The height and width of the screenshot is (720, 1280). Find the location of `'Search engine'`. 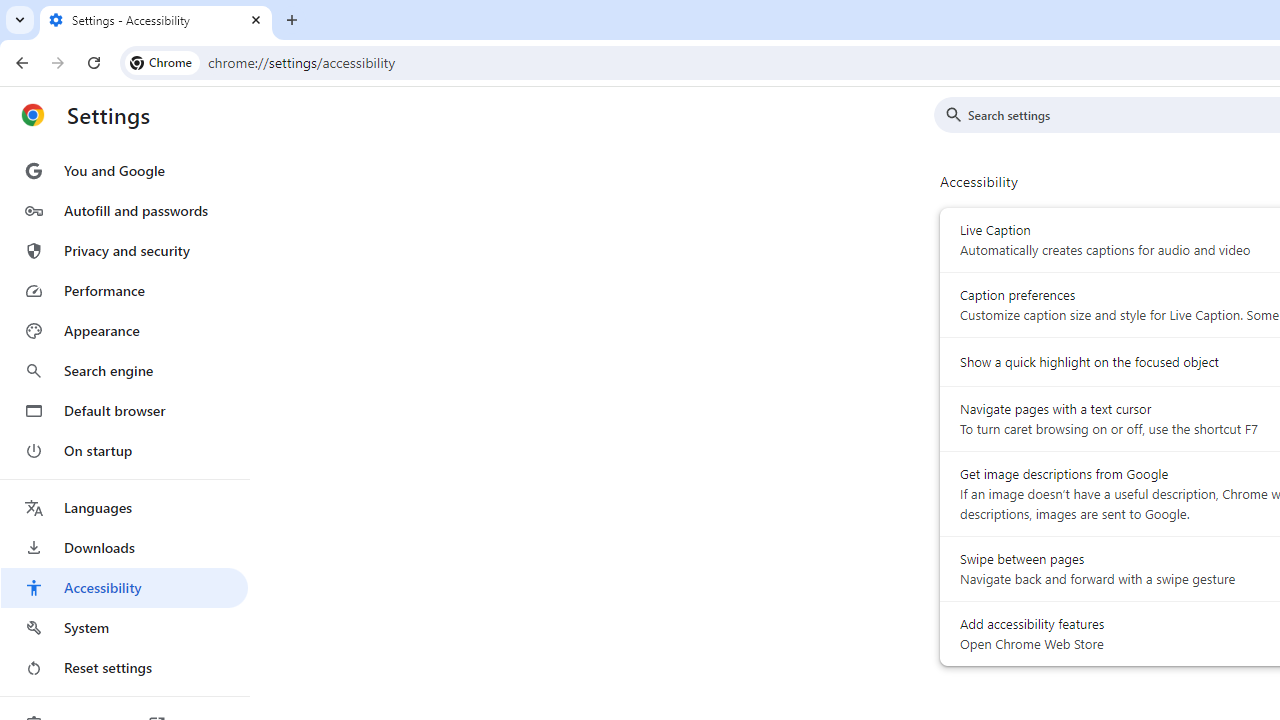

'Search engine' is located at coordinates (123, 371).